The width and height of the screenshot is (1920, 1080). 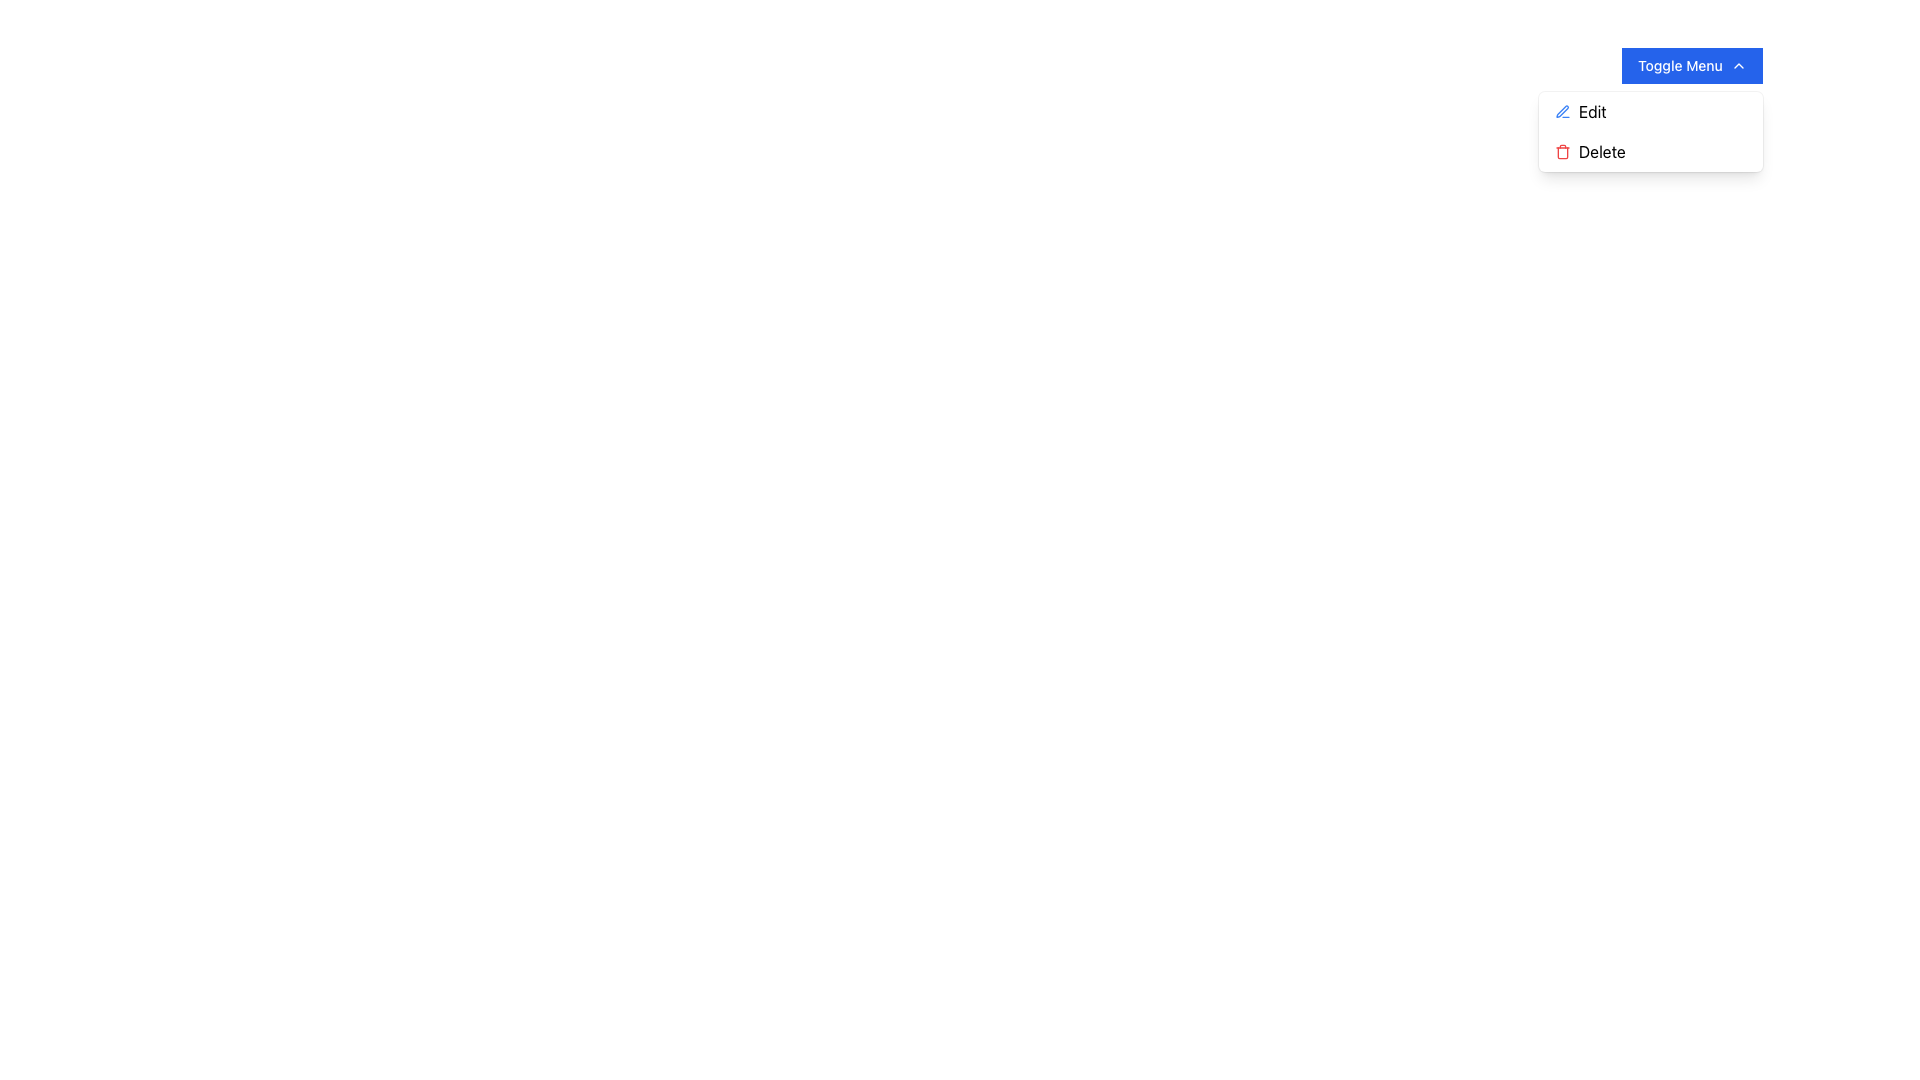 I want to click on the 'Delete' icon located within the 'Delete' button in the dropdown menu, which visually indicates the 'Delete' action, so click(x=1561, y=150).